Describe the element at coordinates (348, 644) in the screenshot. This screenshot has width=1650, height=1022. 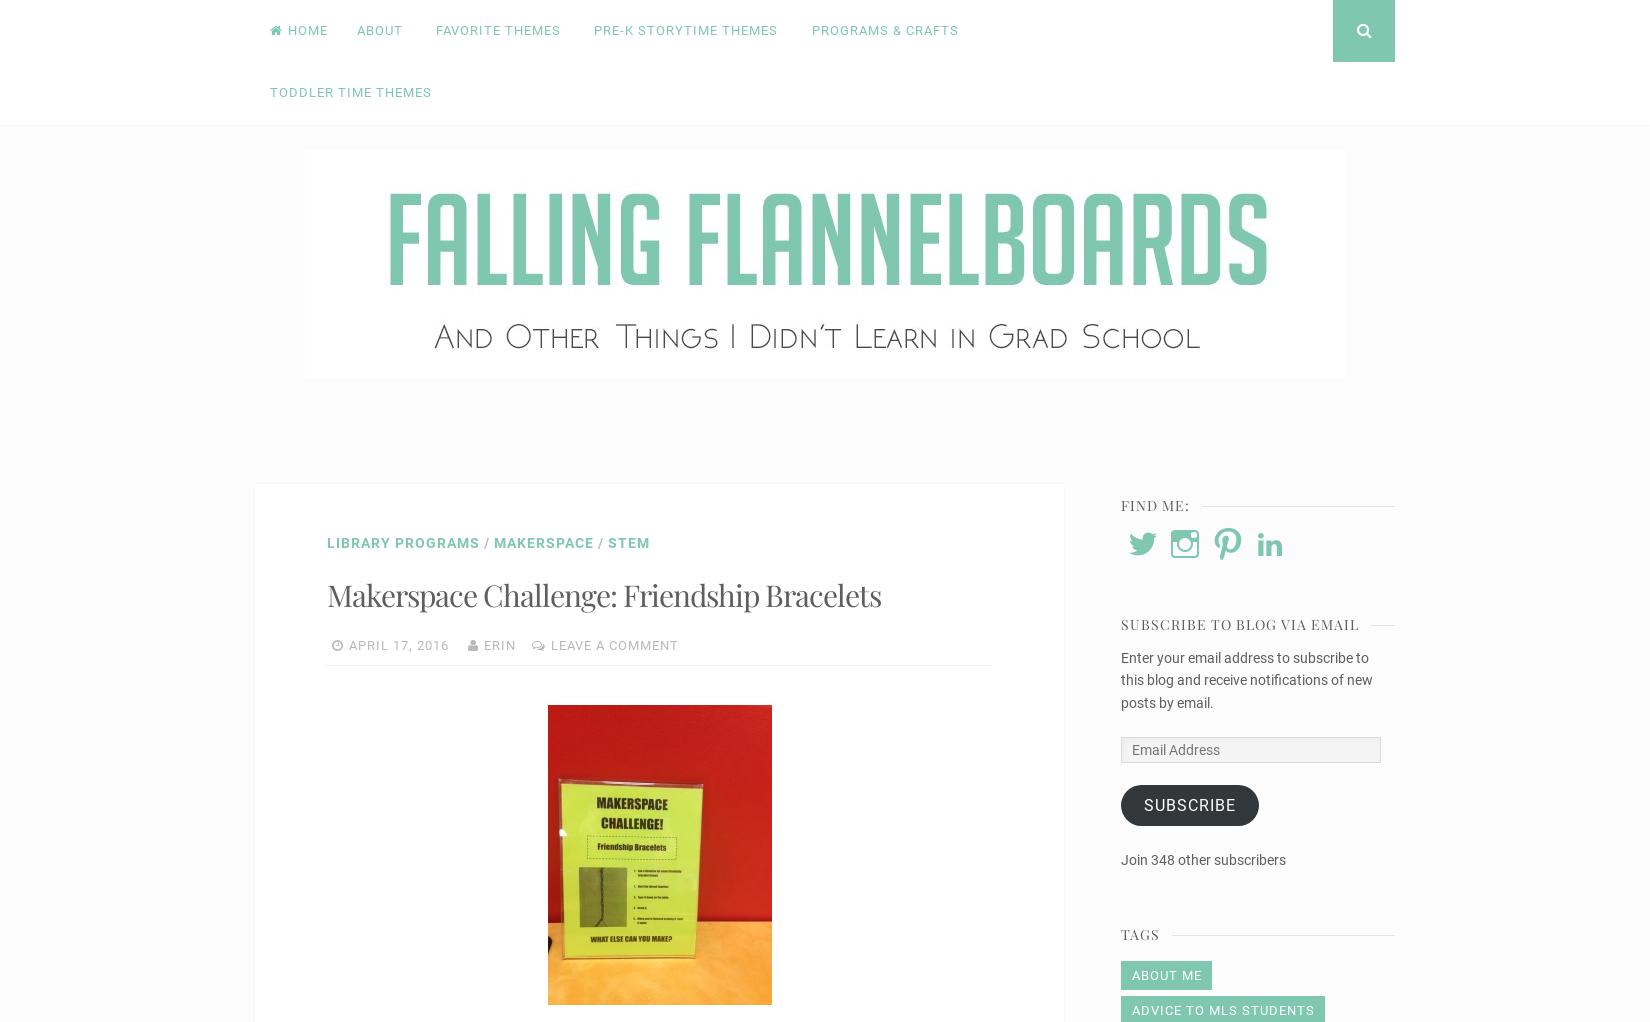
I see `'April 17, 2016'` at that location.